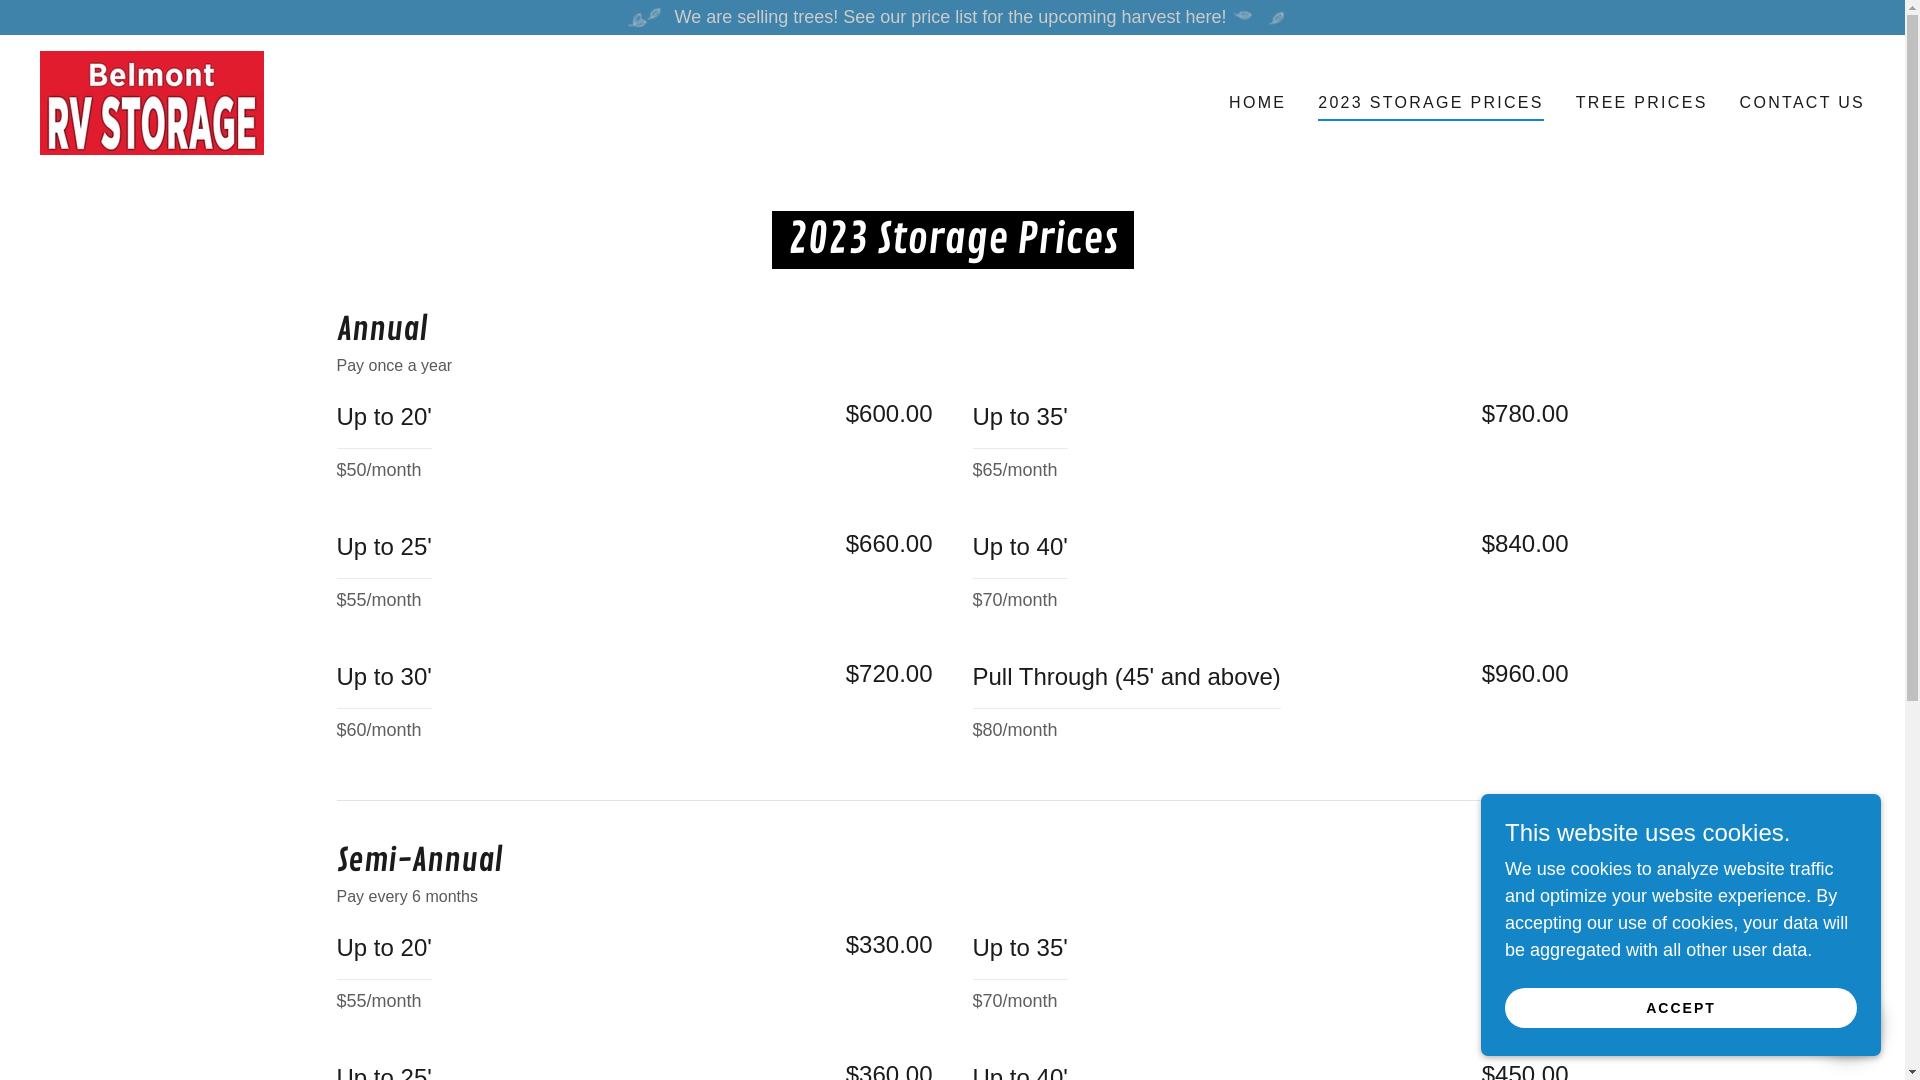 The width and height of the screenshot is (1920, 1080). Describe the element at coordinates (1680, 1007) in the screenshot. I see `'ACCEPT'` at that location.